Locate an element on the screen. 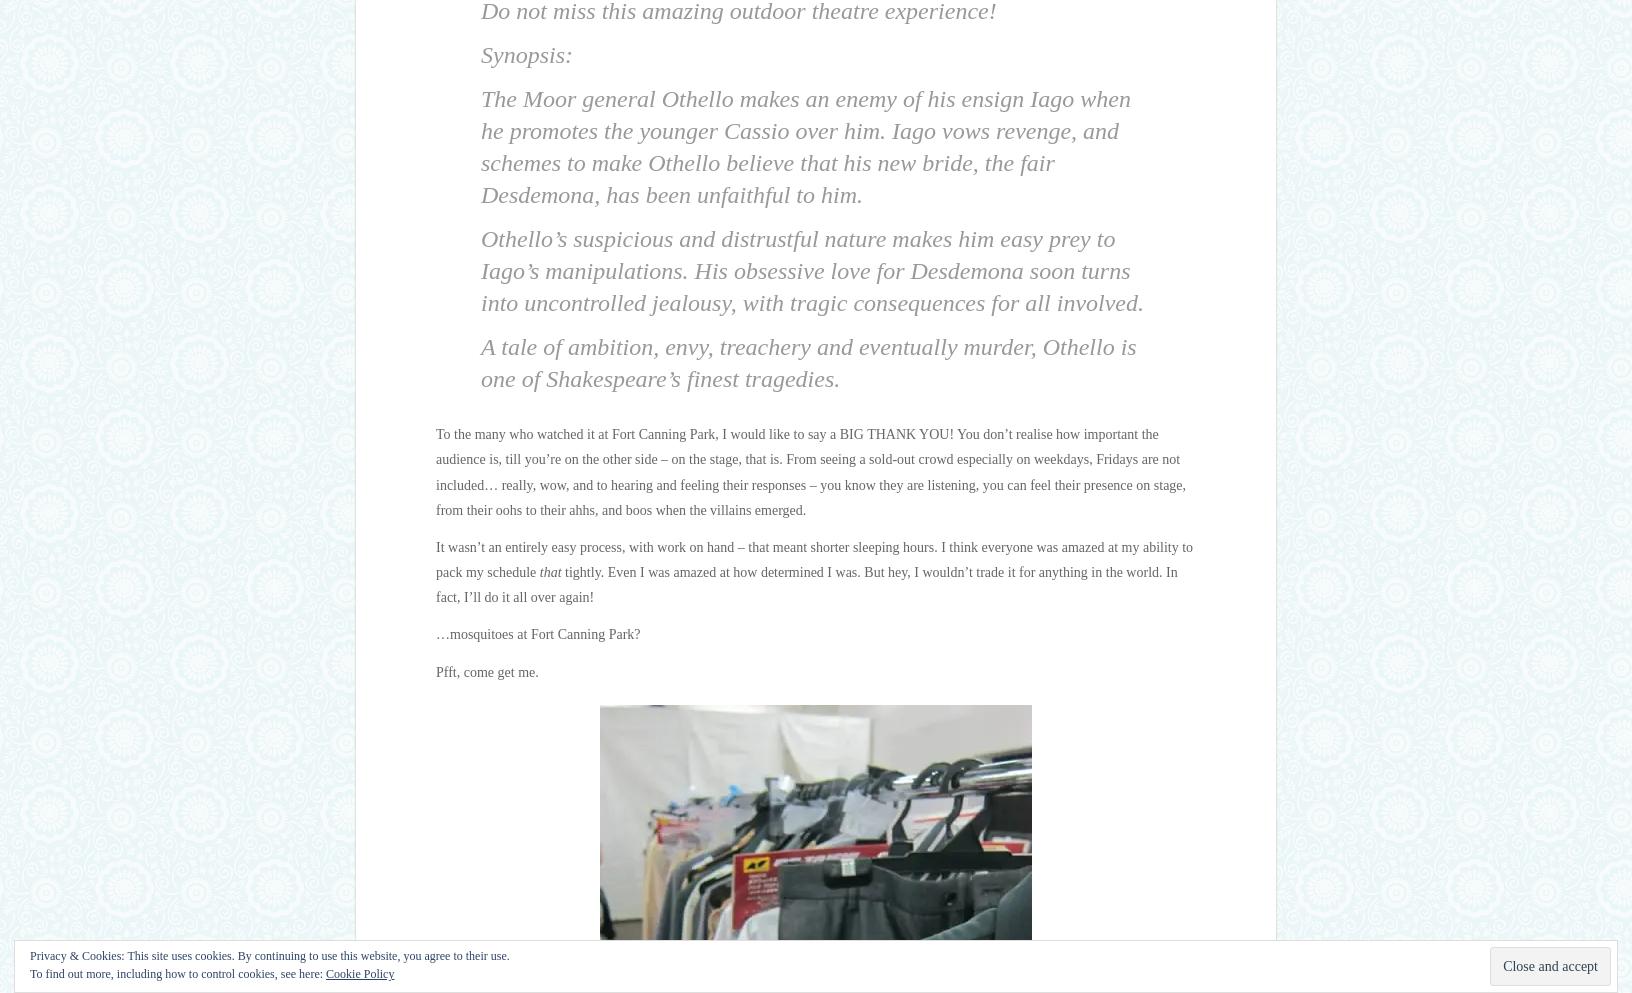  'Othello’s suspicious and distrustful nature makes him easy prey to Iago’s manipulations. His obsessive love for Desdemona soon turns into uncontrolled jealousy, with tragic consequences for all involved.' is located at coordinates (812, 270).